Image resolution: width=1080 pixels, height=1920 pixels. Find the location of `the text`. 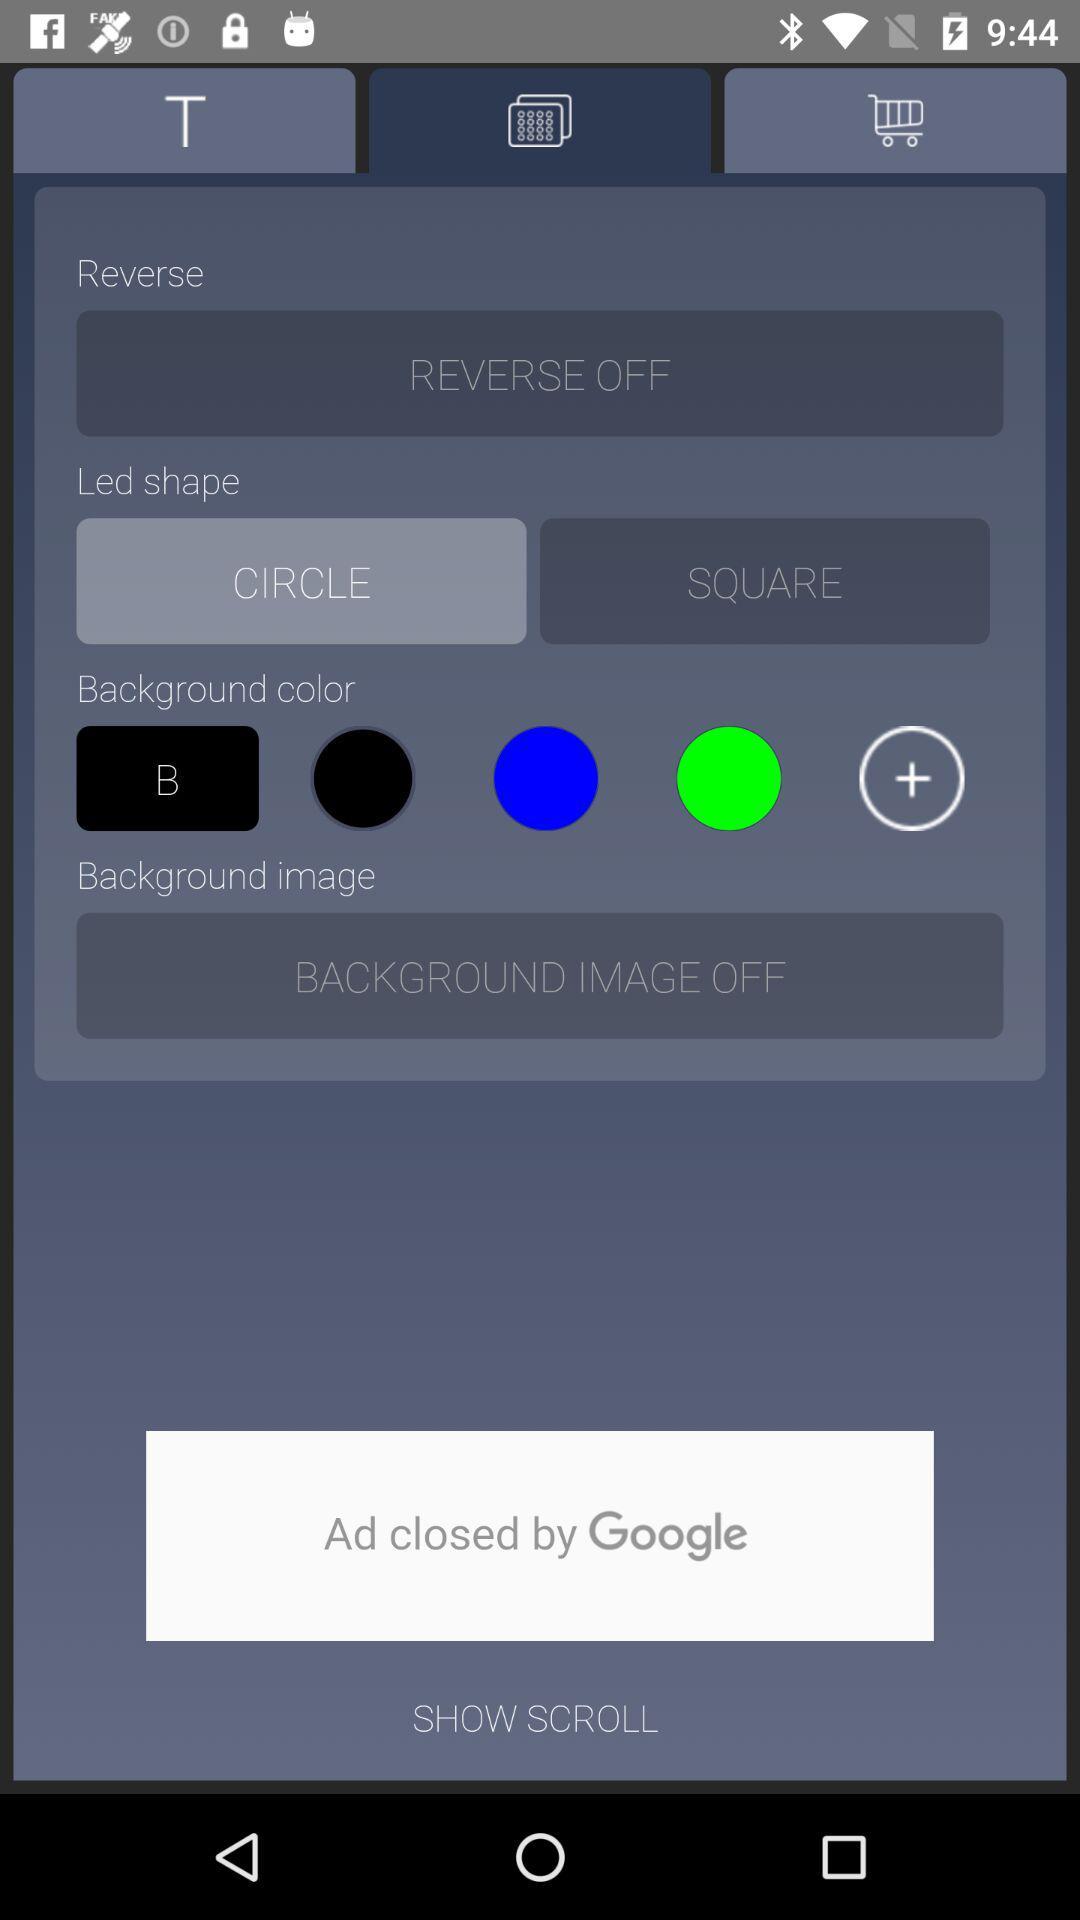

the text is located at coordinates (184, 119).